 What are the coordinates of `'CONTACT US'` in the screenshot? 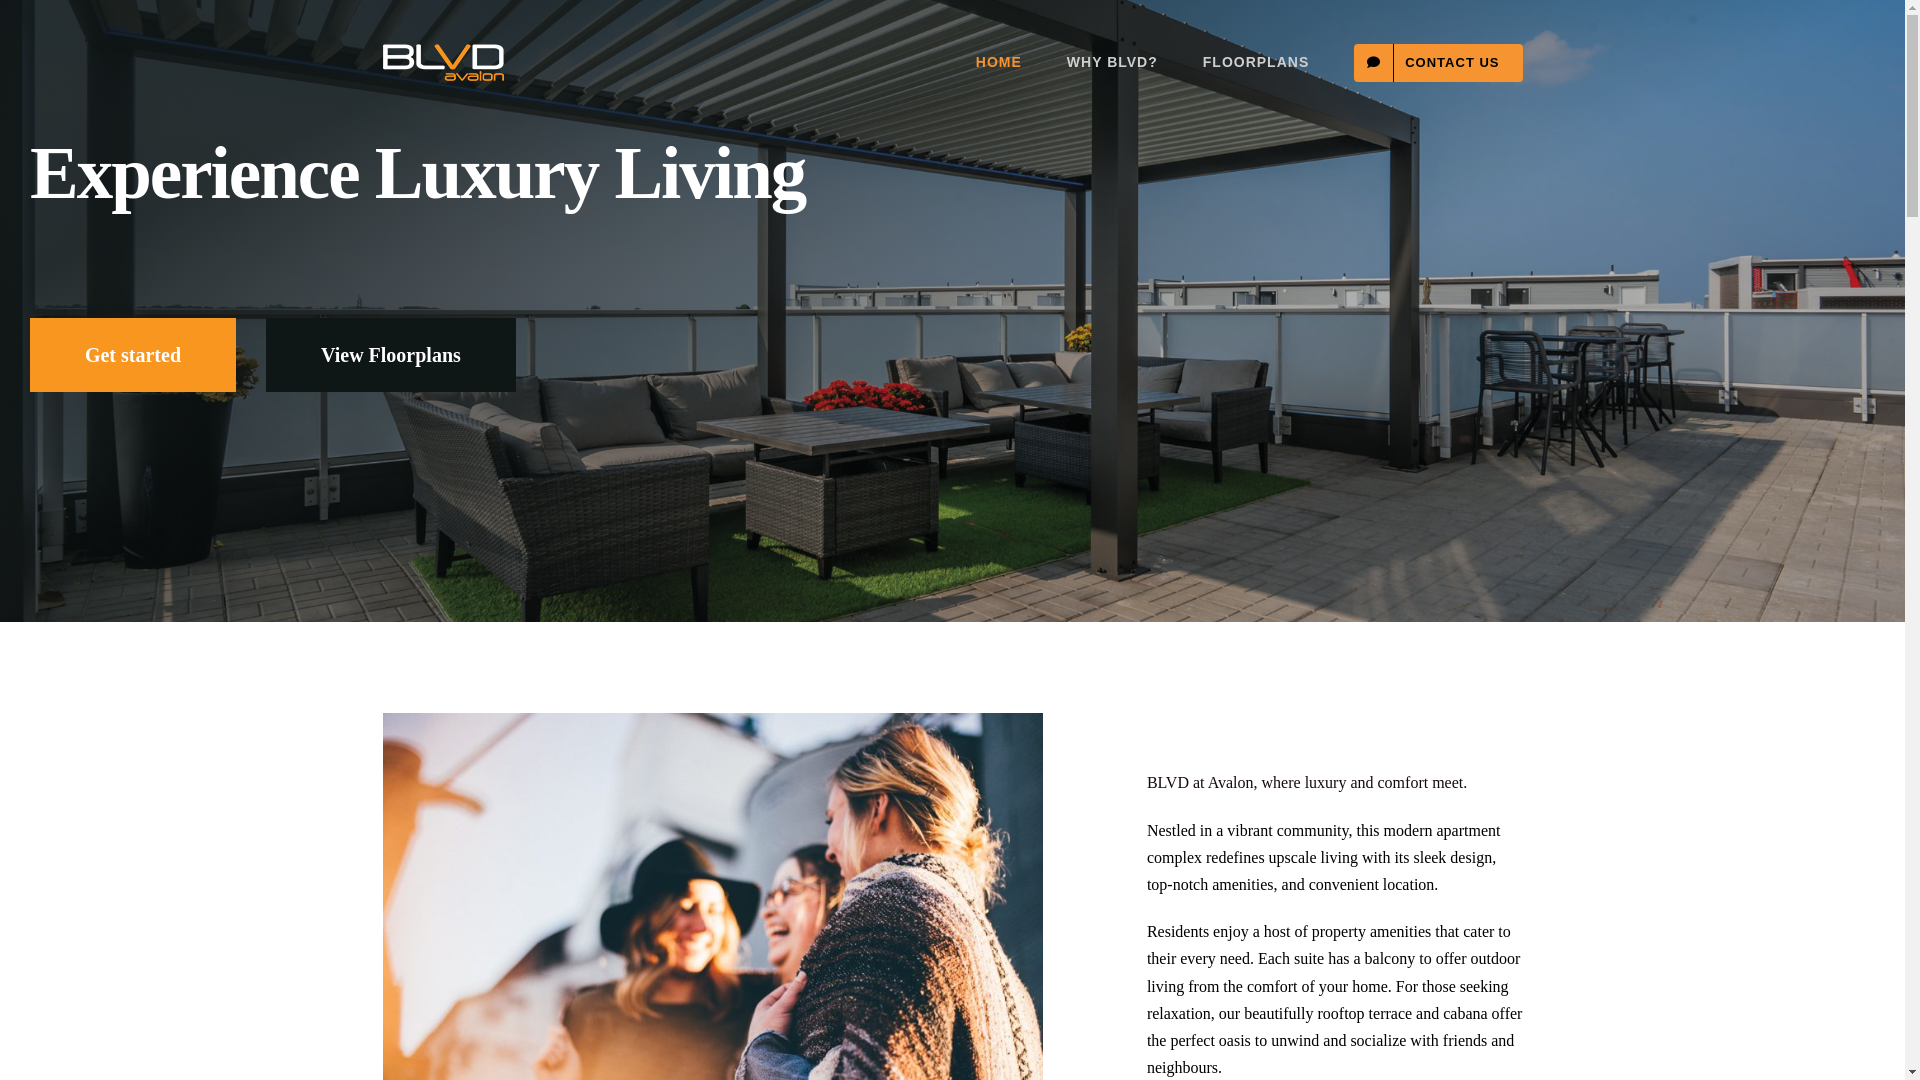 It's located at (1437, 60).